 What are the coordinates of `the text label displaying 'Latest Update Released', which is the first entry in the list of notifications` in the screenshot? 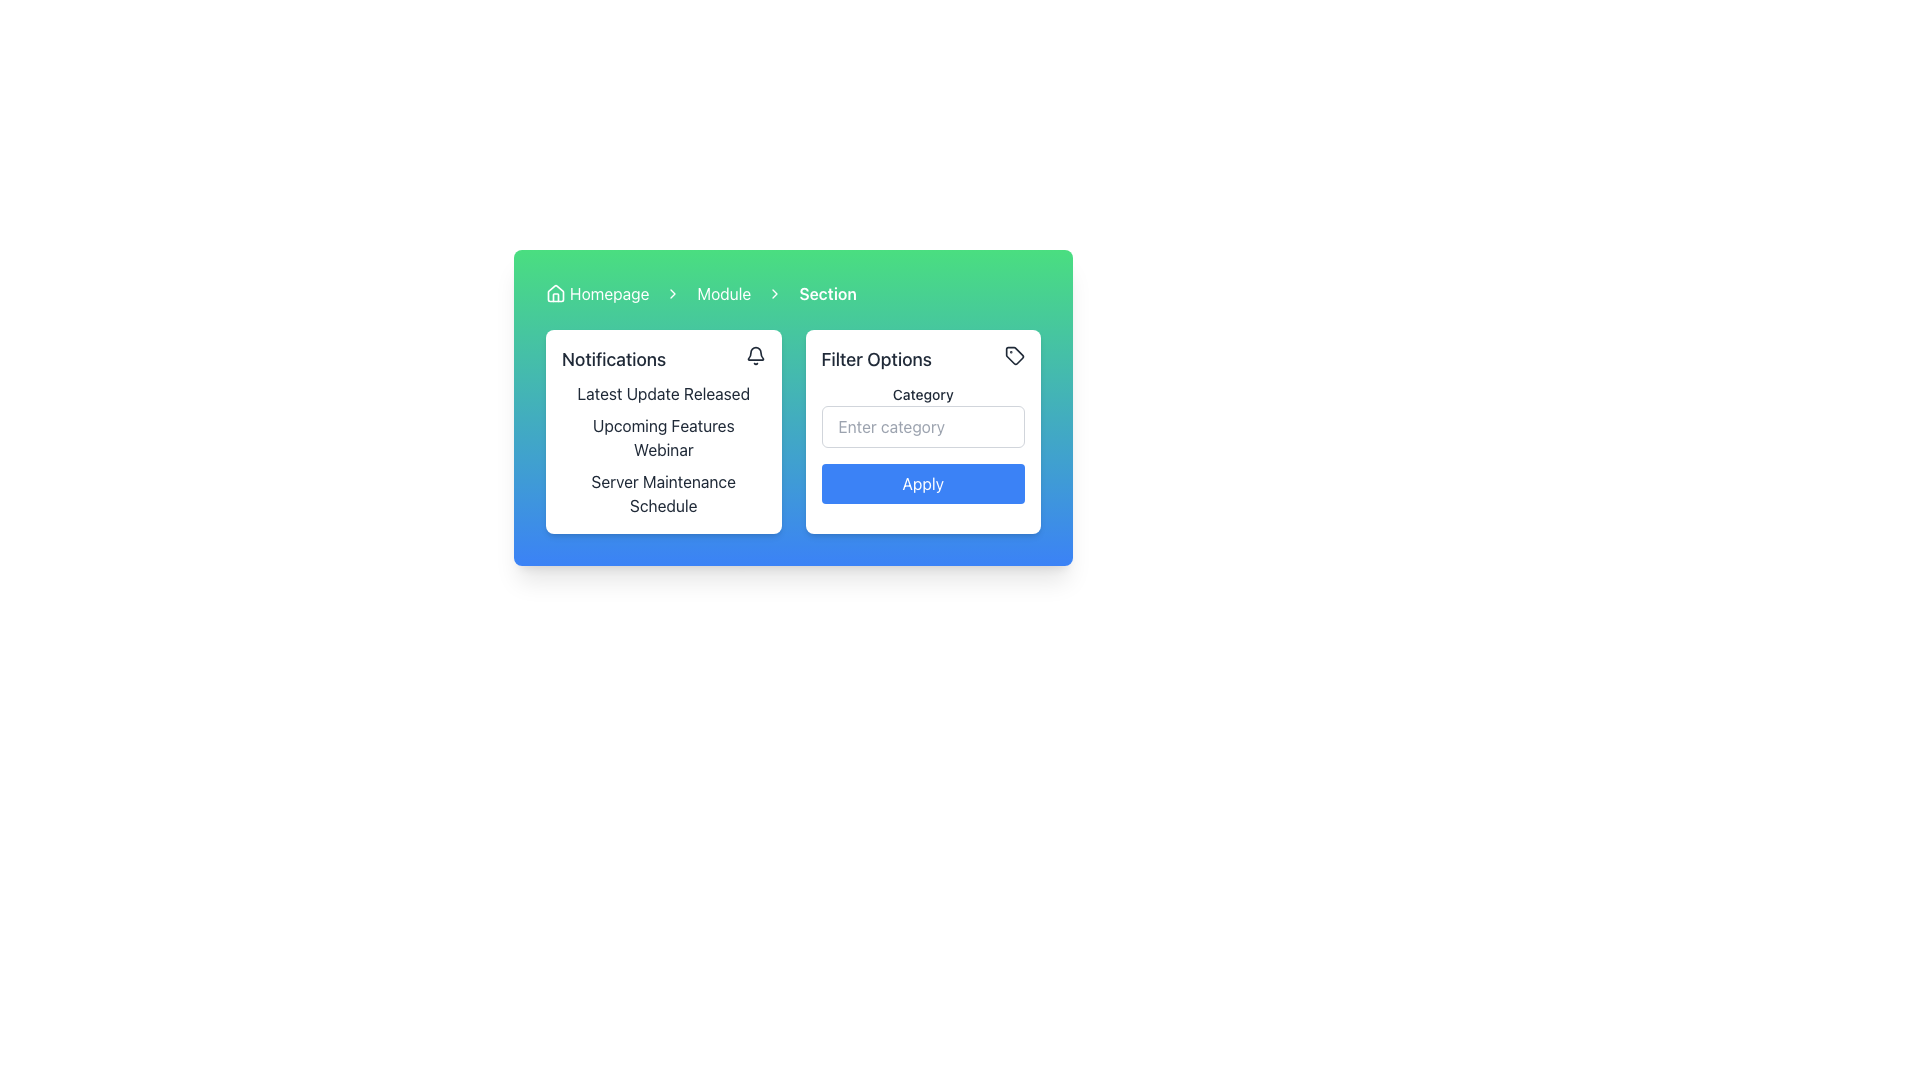 It's located at (663, 393).